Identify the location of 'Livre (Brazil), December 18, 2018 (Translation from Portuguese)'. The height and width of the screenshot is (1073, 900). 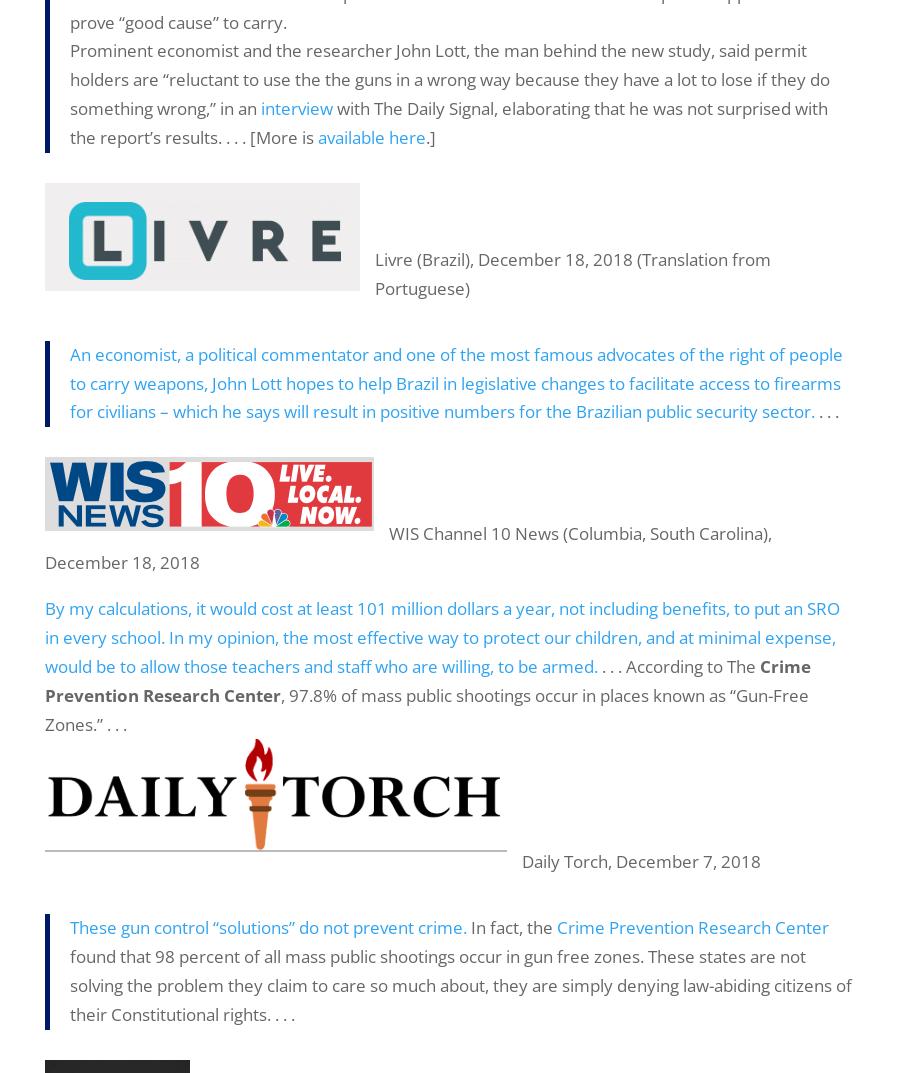
(573, 271).